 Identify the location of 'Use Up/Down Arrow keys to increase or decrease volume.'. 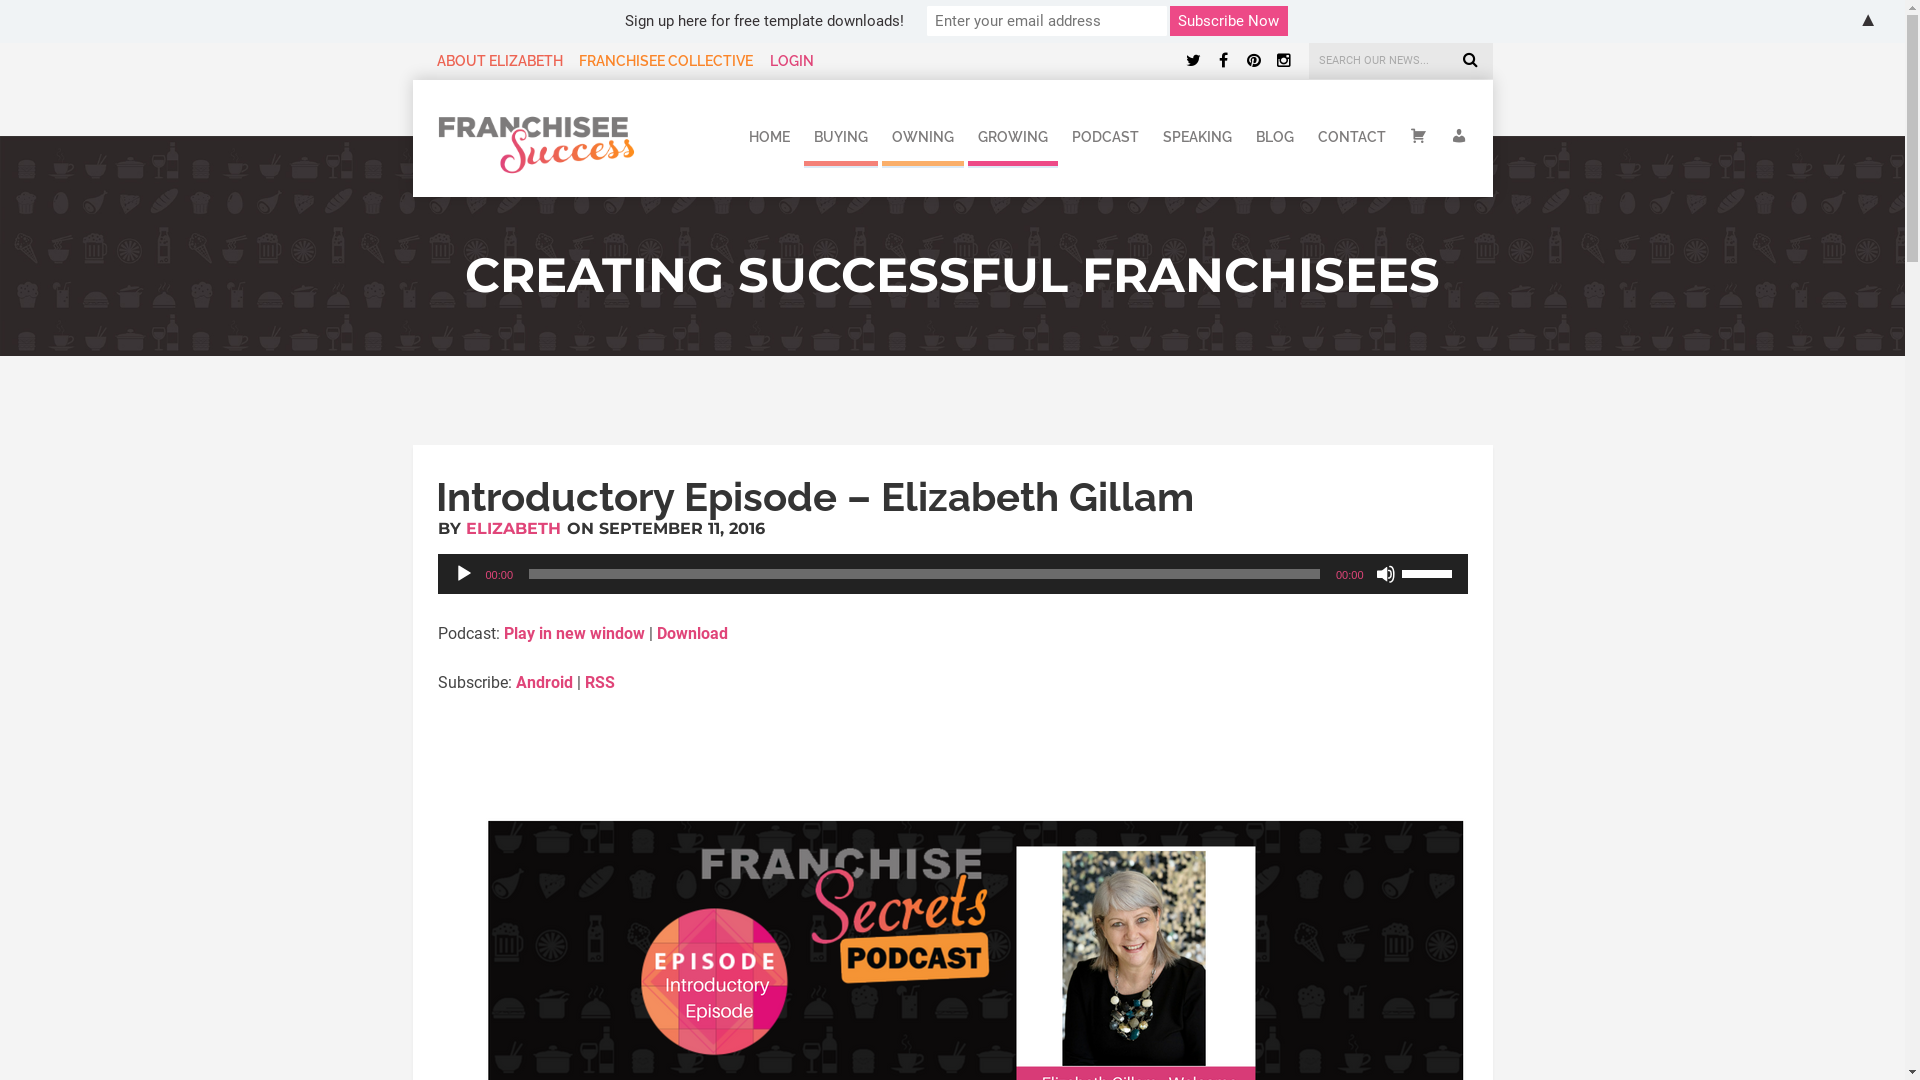
(1429, 571).